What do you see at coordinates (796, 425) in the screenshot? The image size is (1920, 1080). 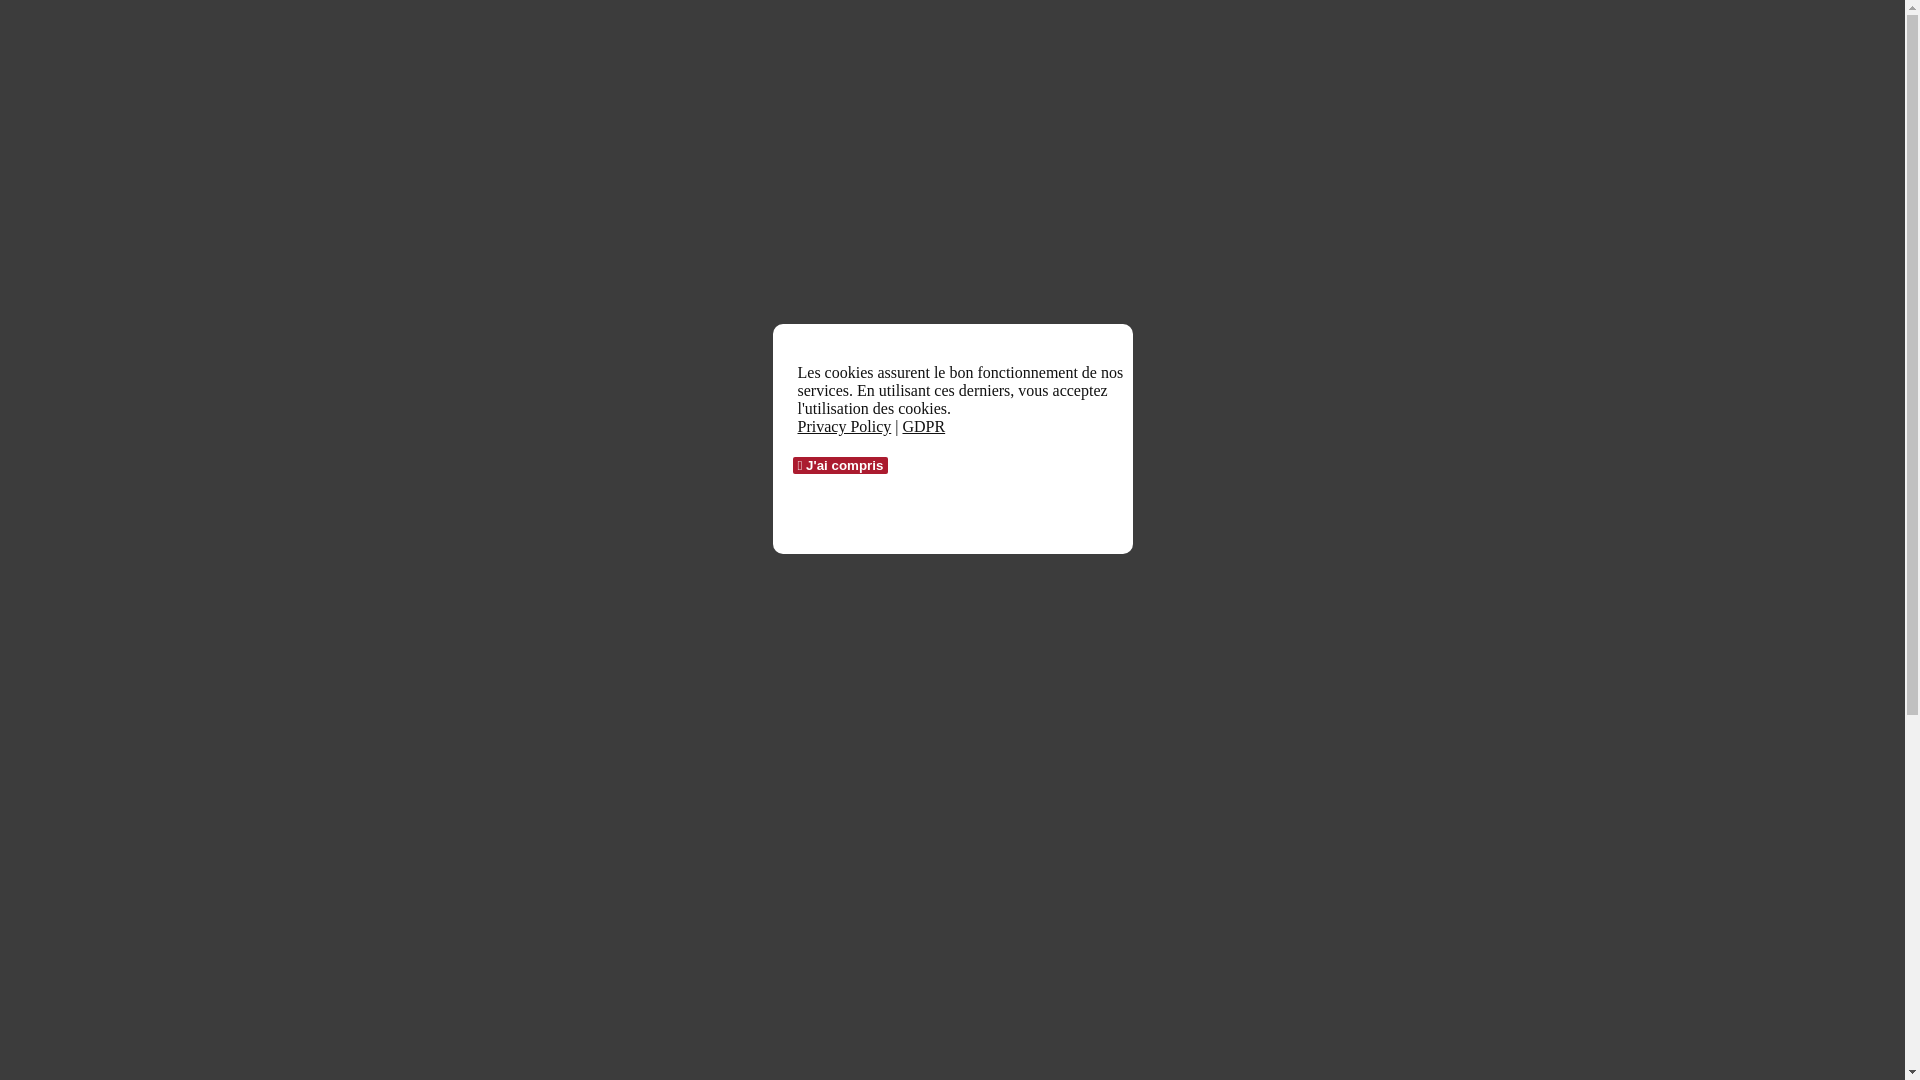 I see `'Privacy Policy'` at bounding box center [796, 425].